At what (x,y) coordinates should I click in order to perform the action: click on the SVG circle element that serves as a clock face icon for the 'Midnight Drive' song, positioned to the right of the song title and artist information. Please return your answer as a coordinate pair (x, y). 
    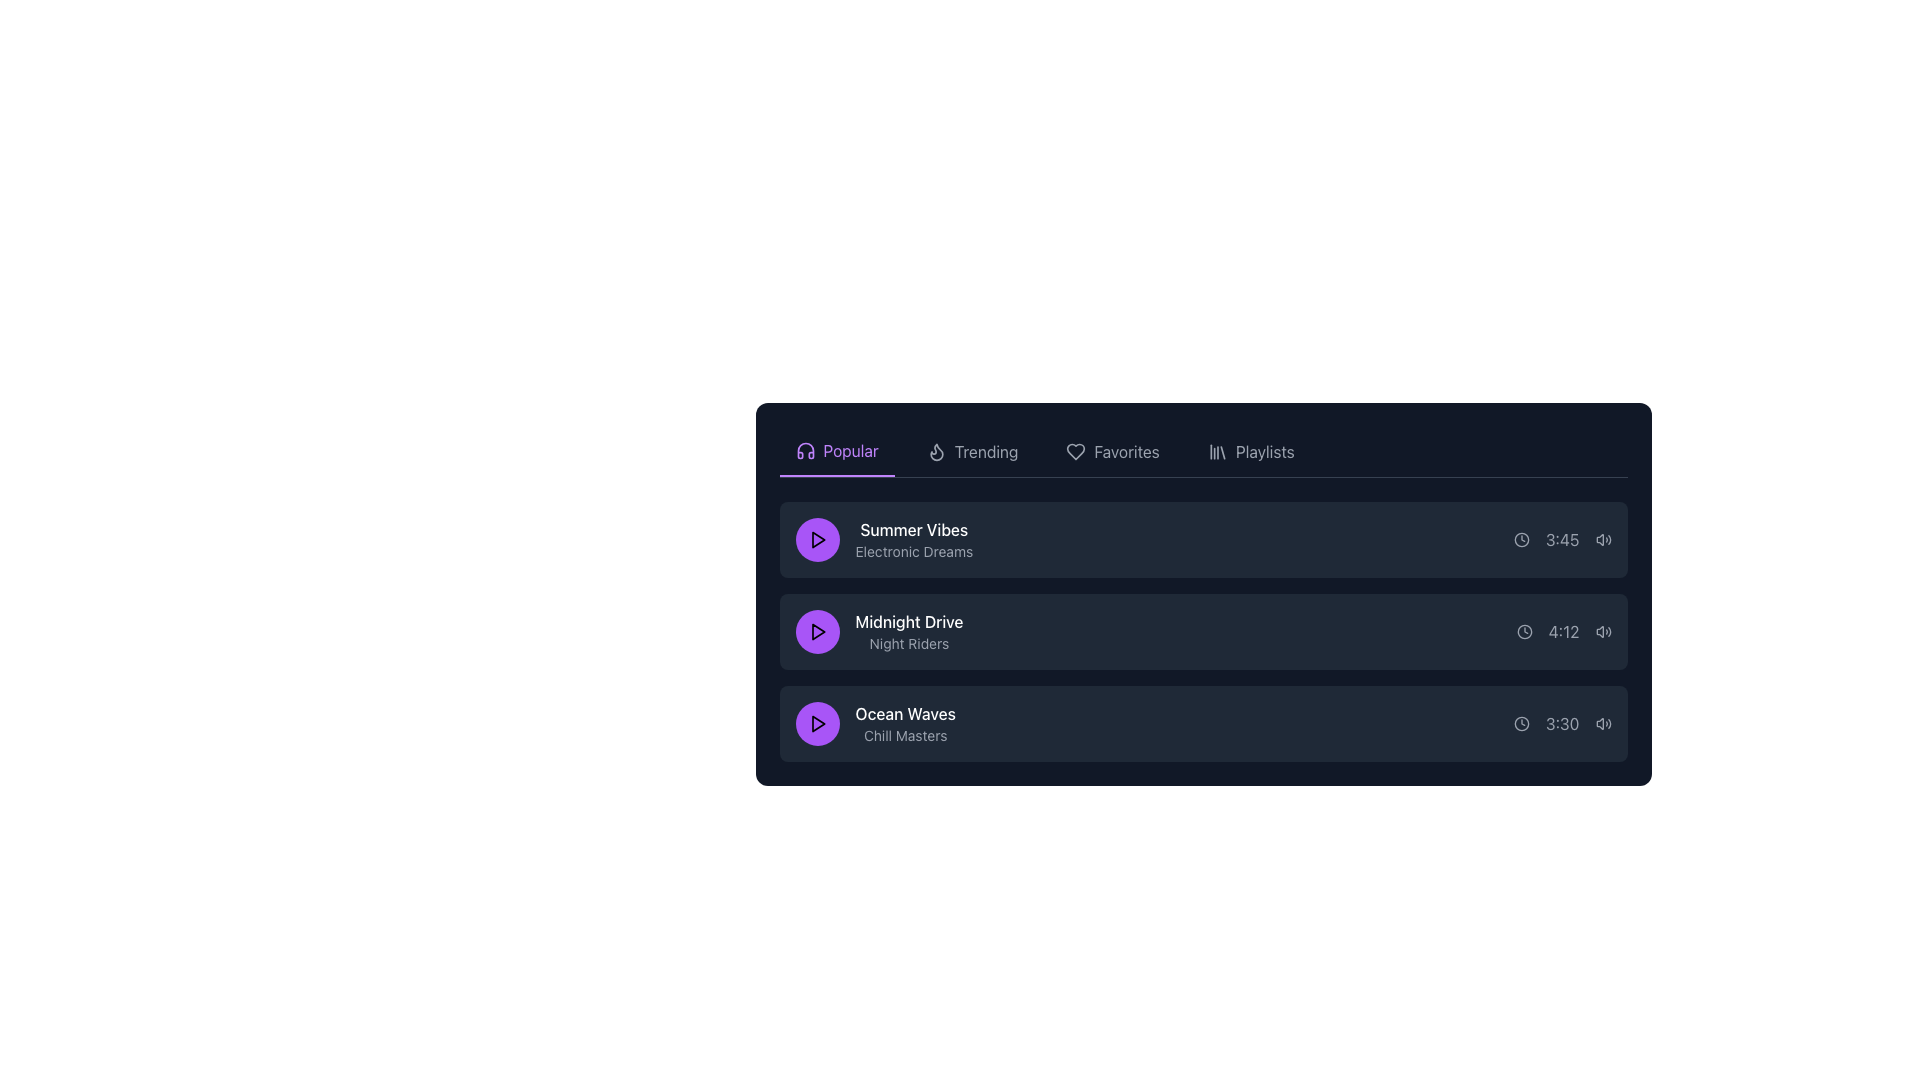
    Looking at the image, I should click on (1523, 632).